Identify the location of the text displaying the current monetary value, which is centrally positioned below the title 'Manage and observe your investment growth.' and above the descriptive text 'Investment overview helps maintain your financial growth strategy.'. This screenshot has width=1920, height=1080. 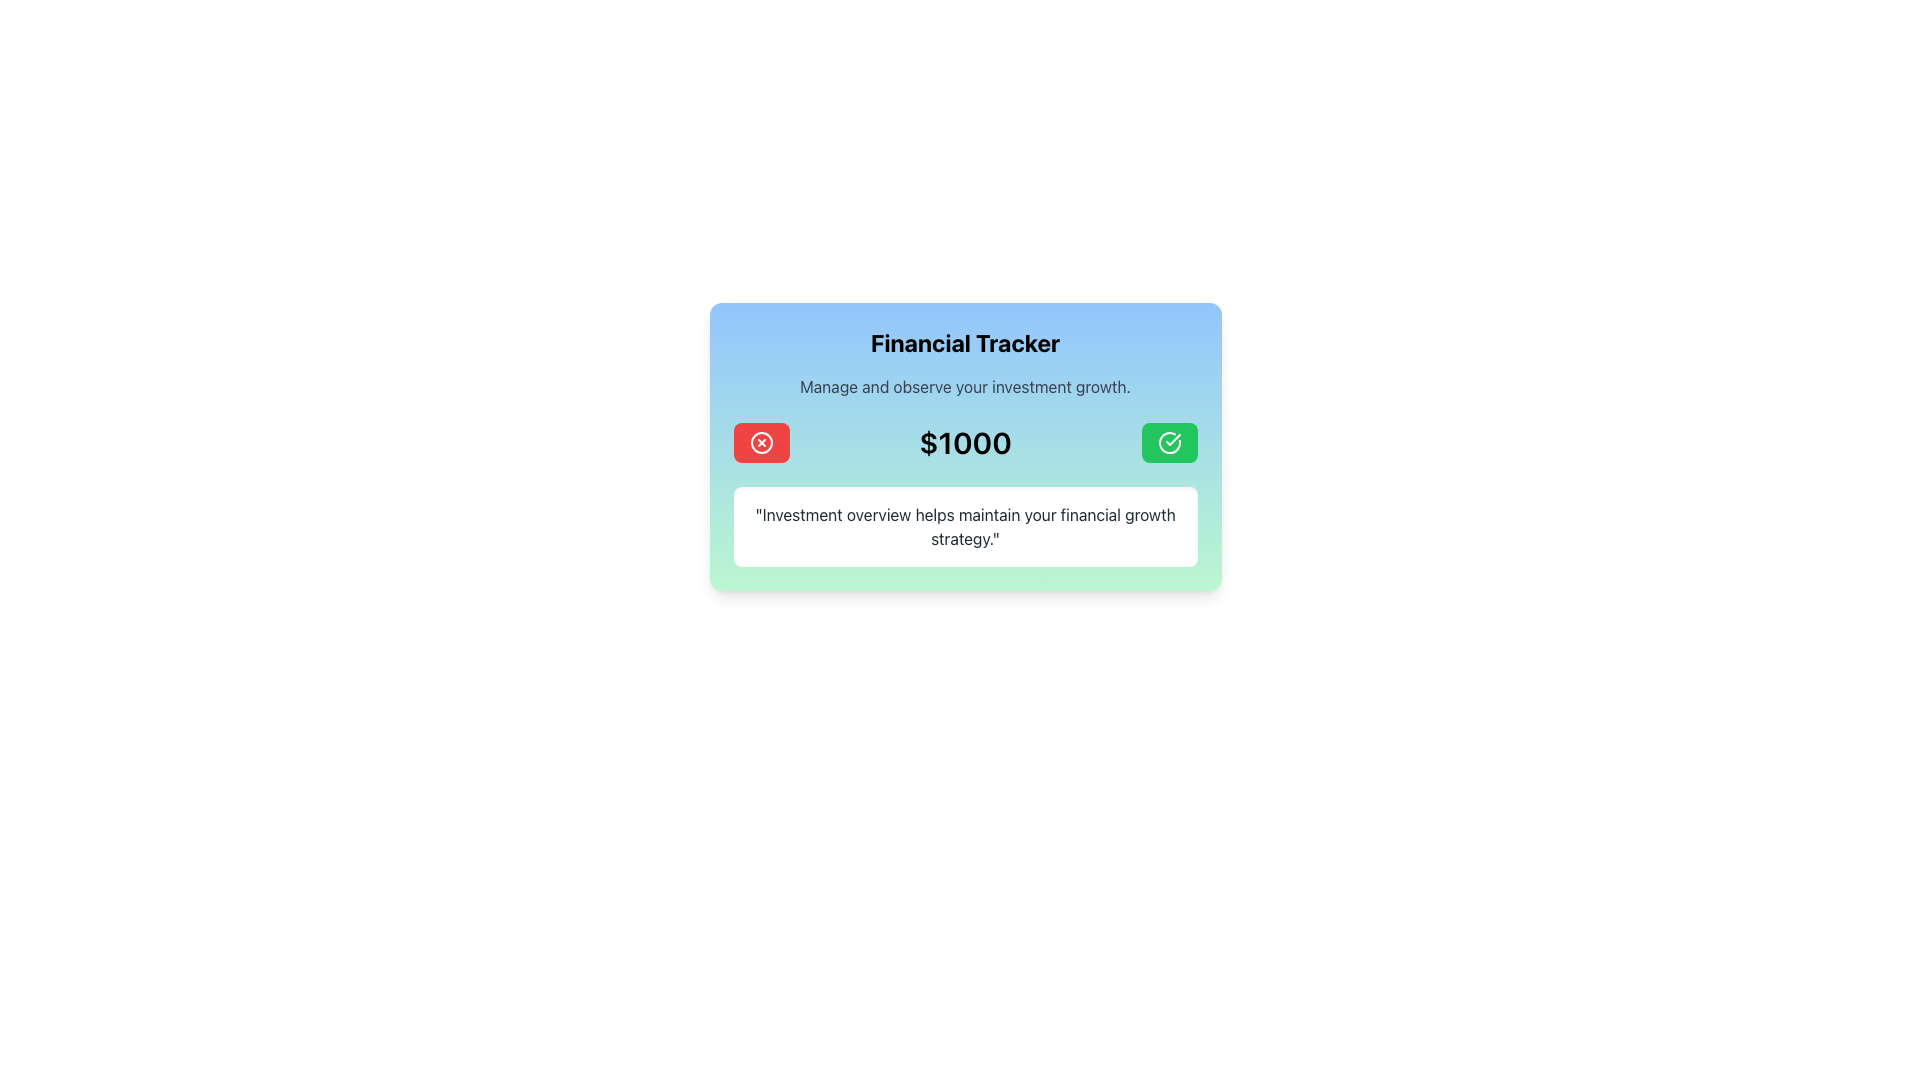
(965, 442).